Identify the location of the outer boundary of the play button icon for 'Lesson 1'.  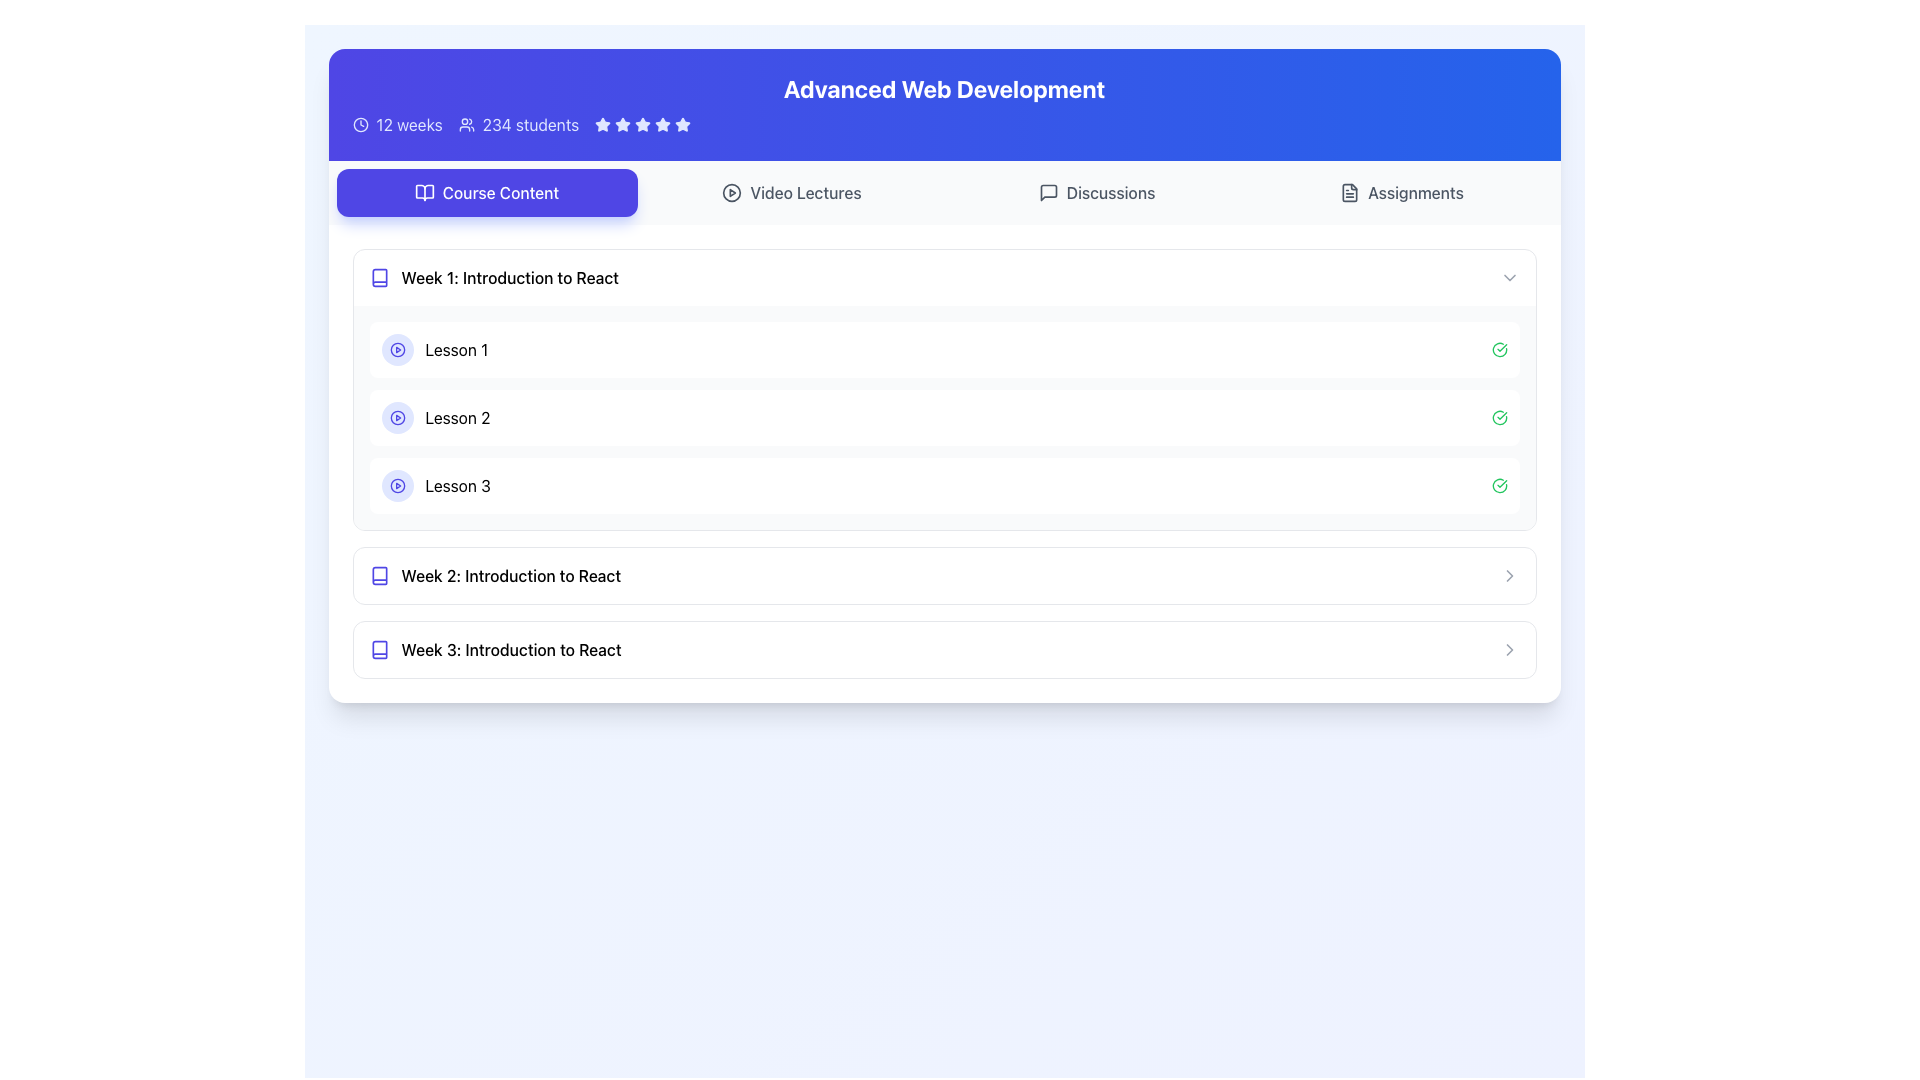
(731, 192).